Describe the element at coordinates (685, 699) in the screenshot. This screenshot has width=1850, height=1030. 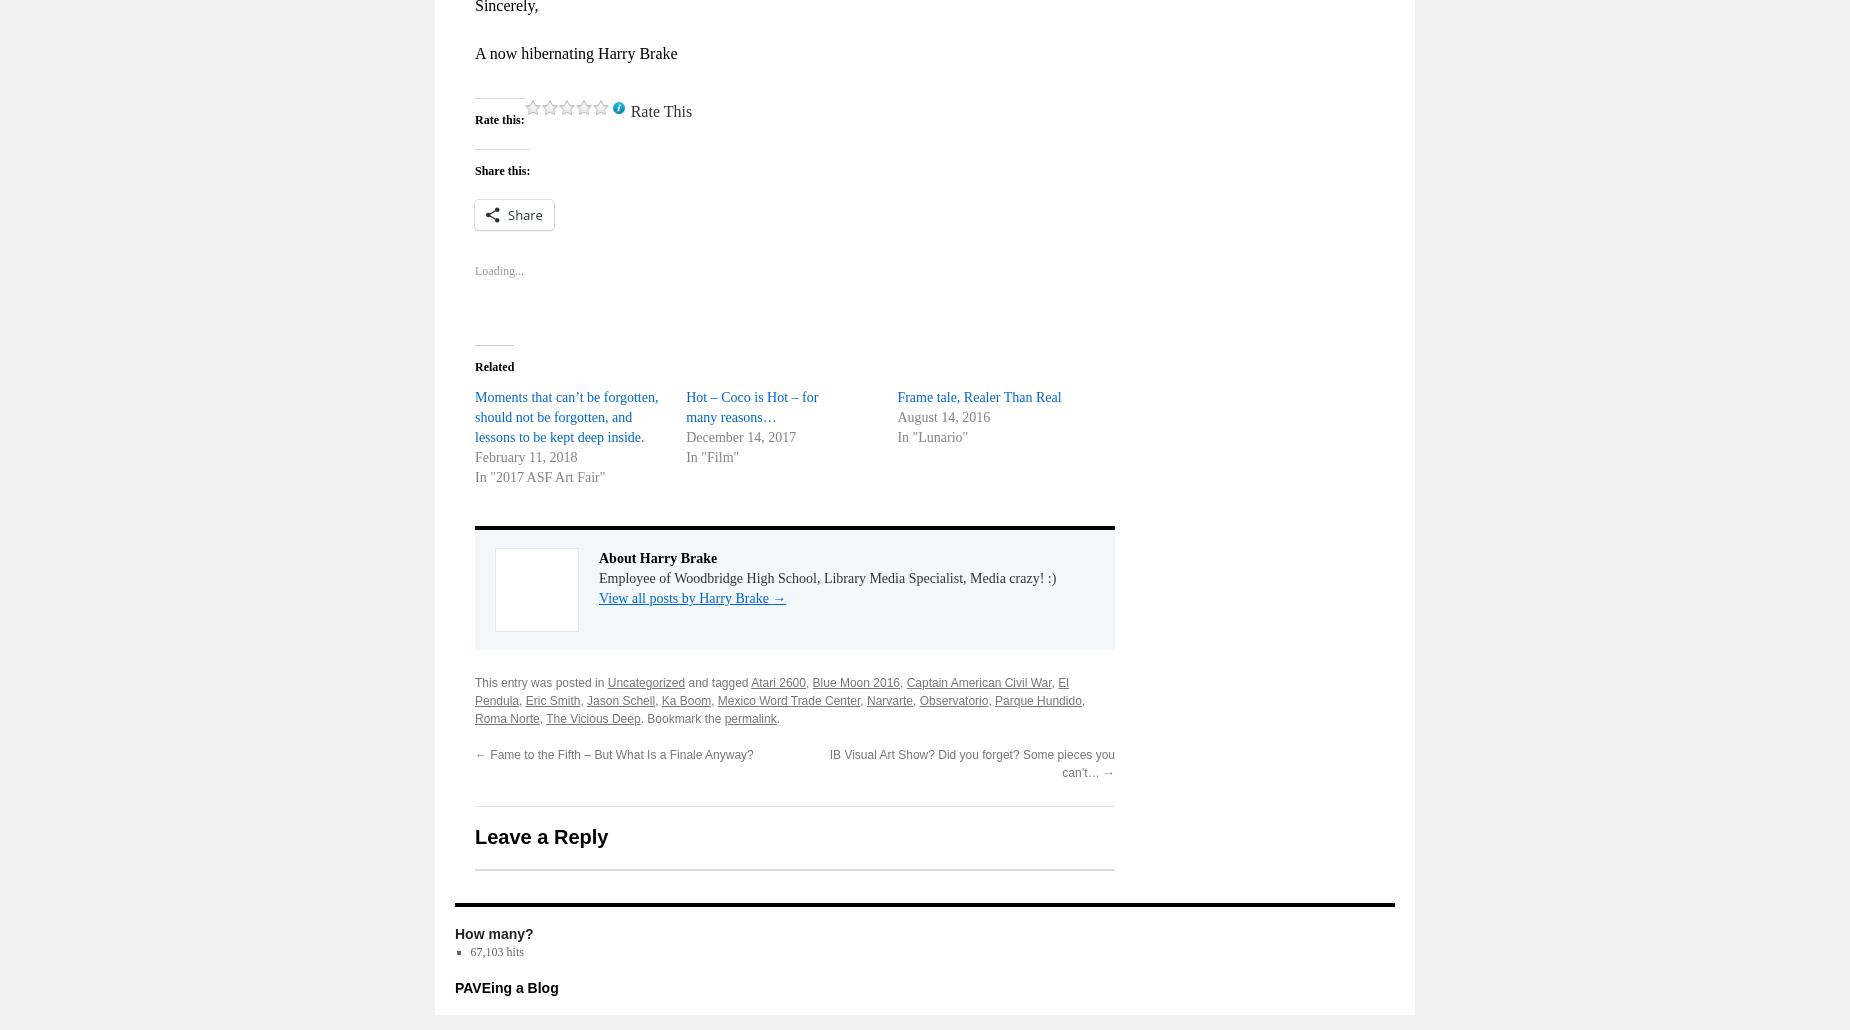
I see `'Ka Boom'` at that location.